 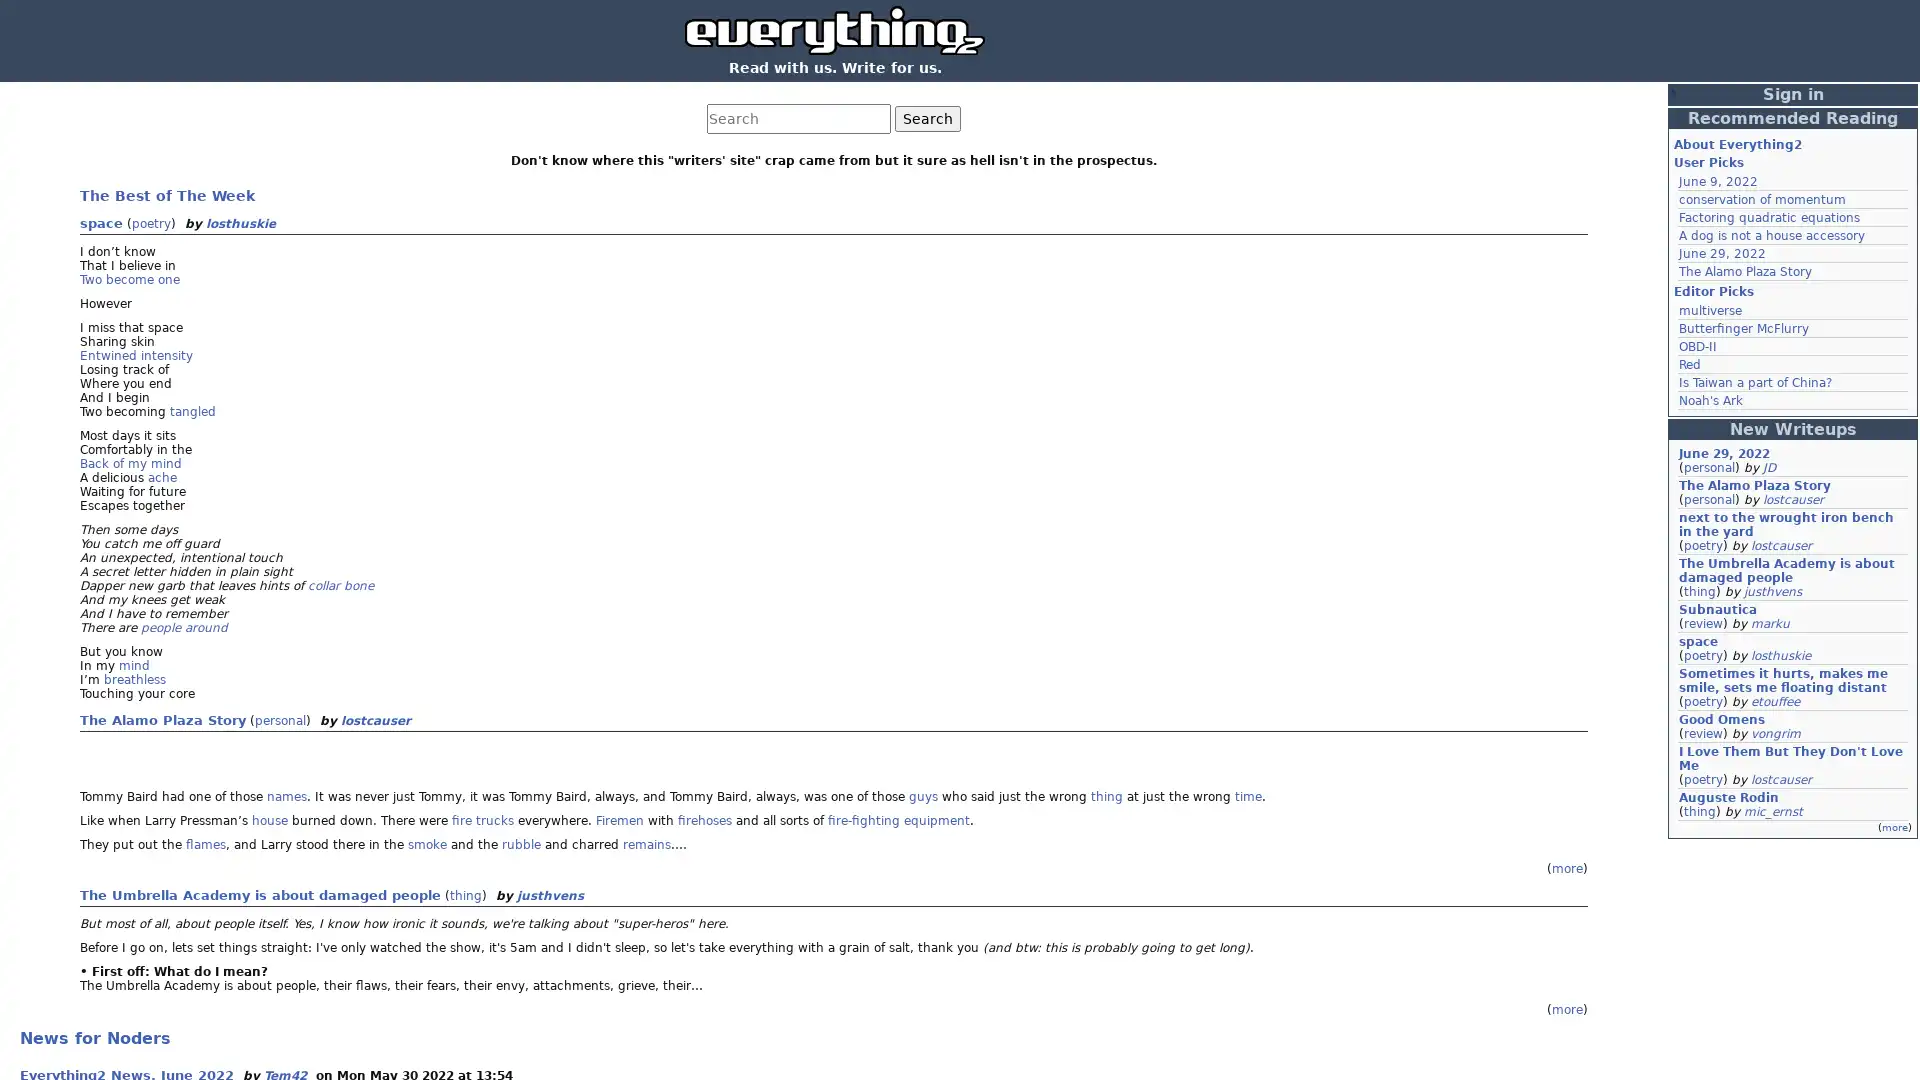 I want to click on Search, so click(x=926, y=118).